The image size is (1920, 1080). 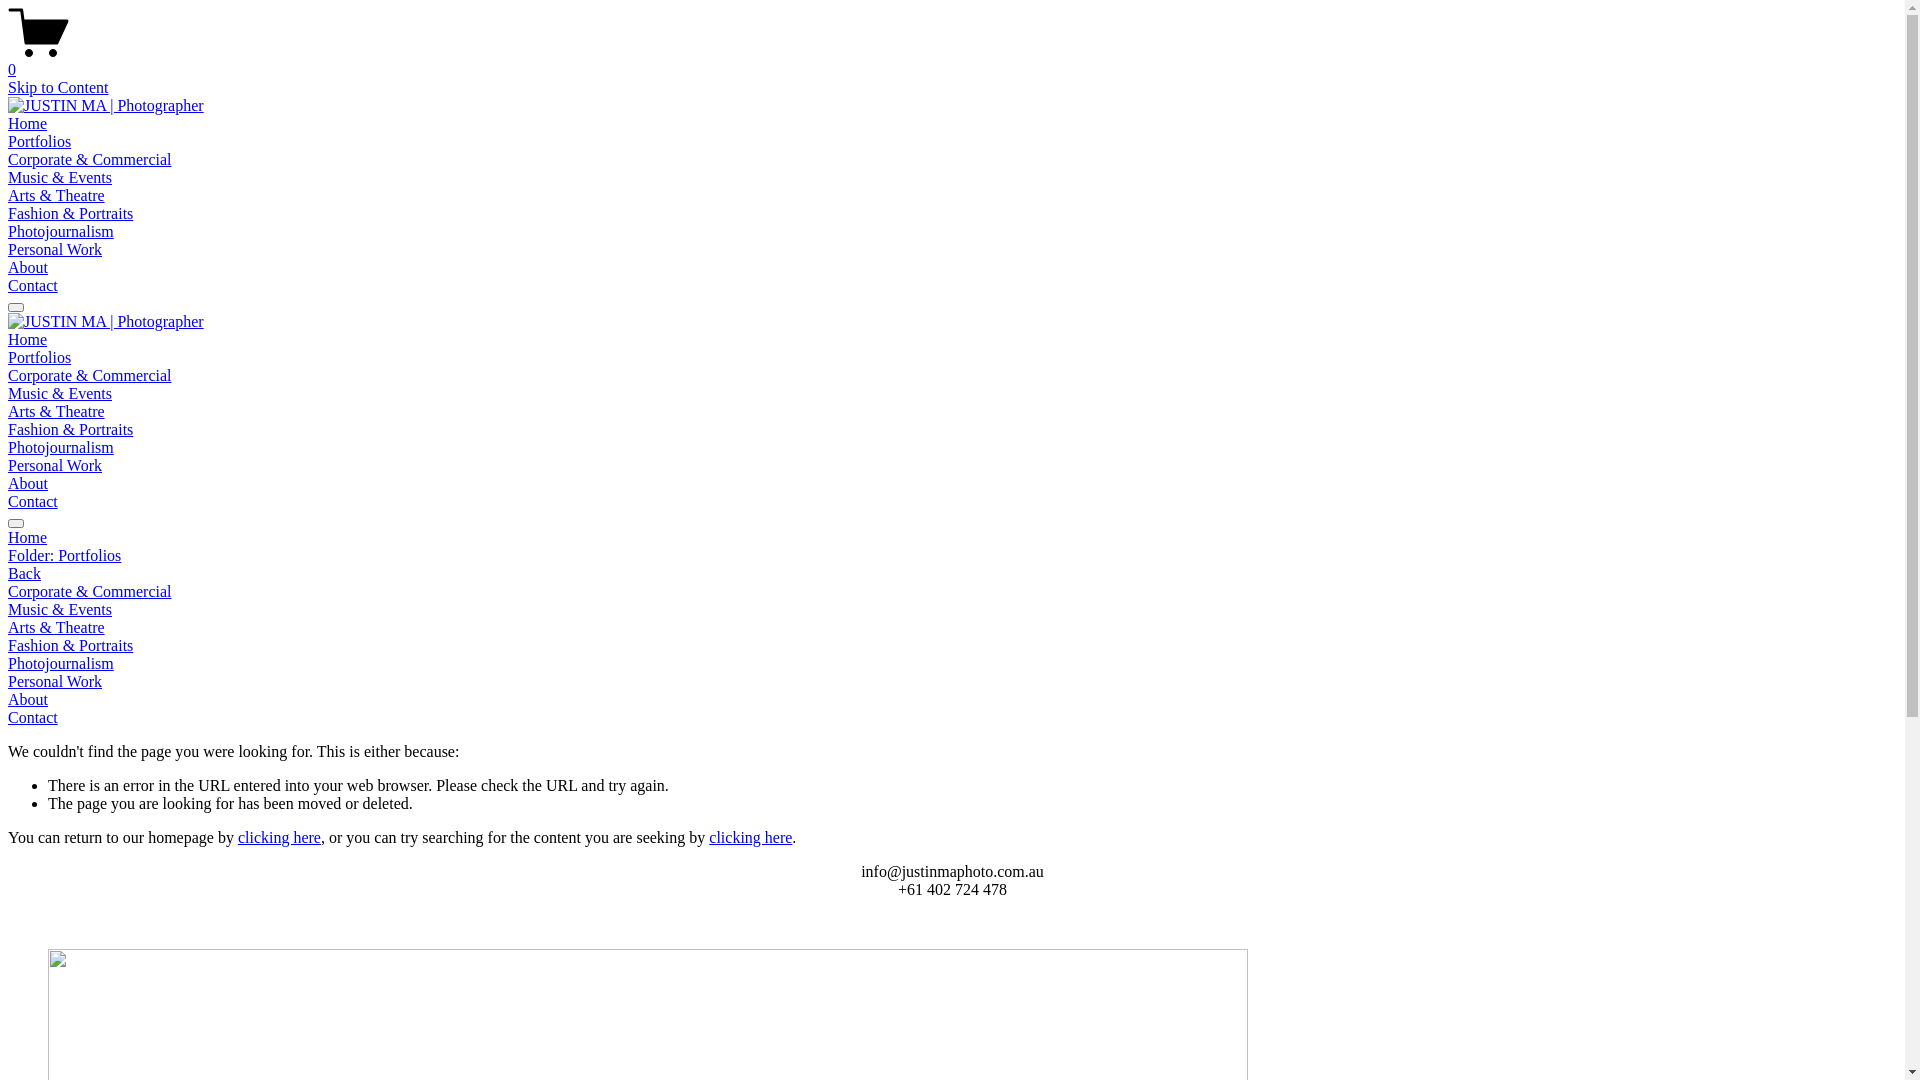 I want to click on 'Home', so click(x=27, y=123).